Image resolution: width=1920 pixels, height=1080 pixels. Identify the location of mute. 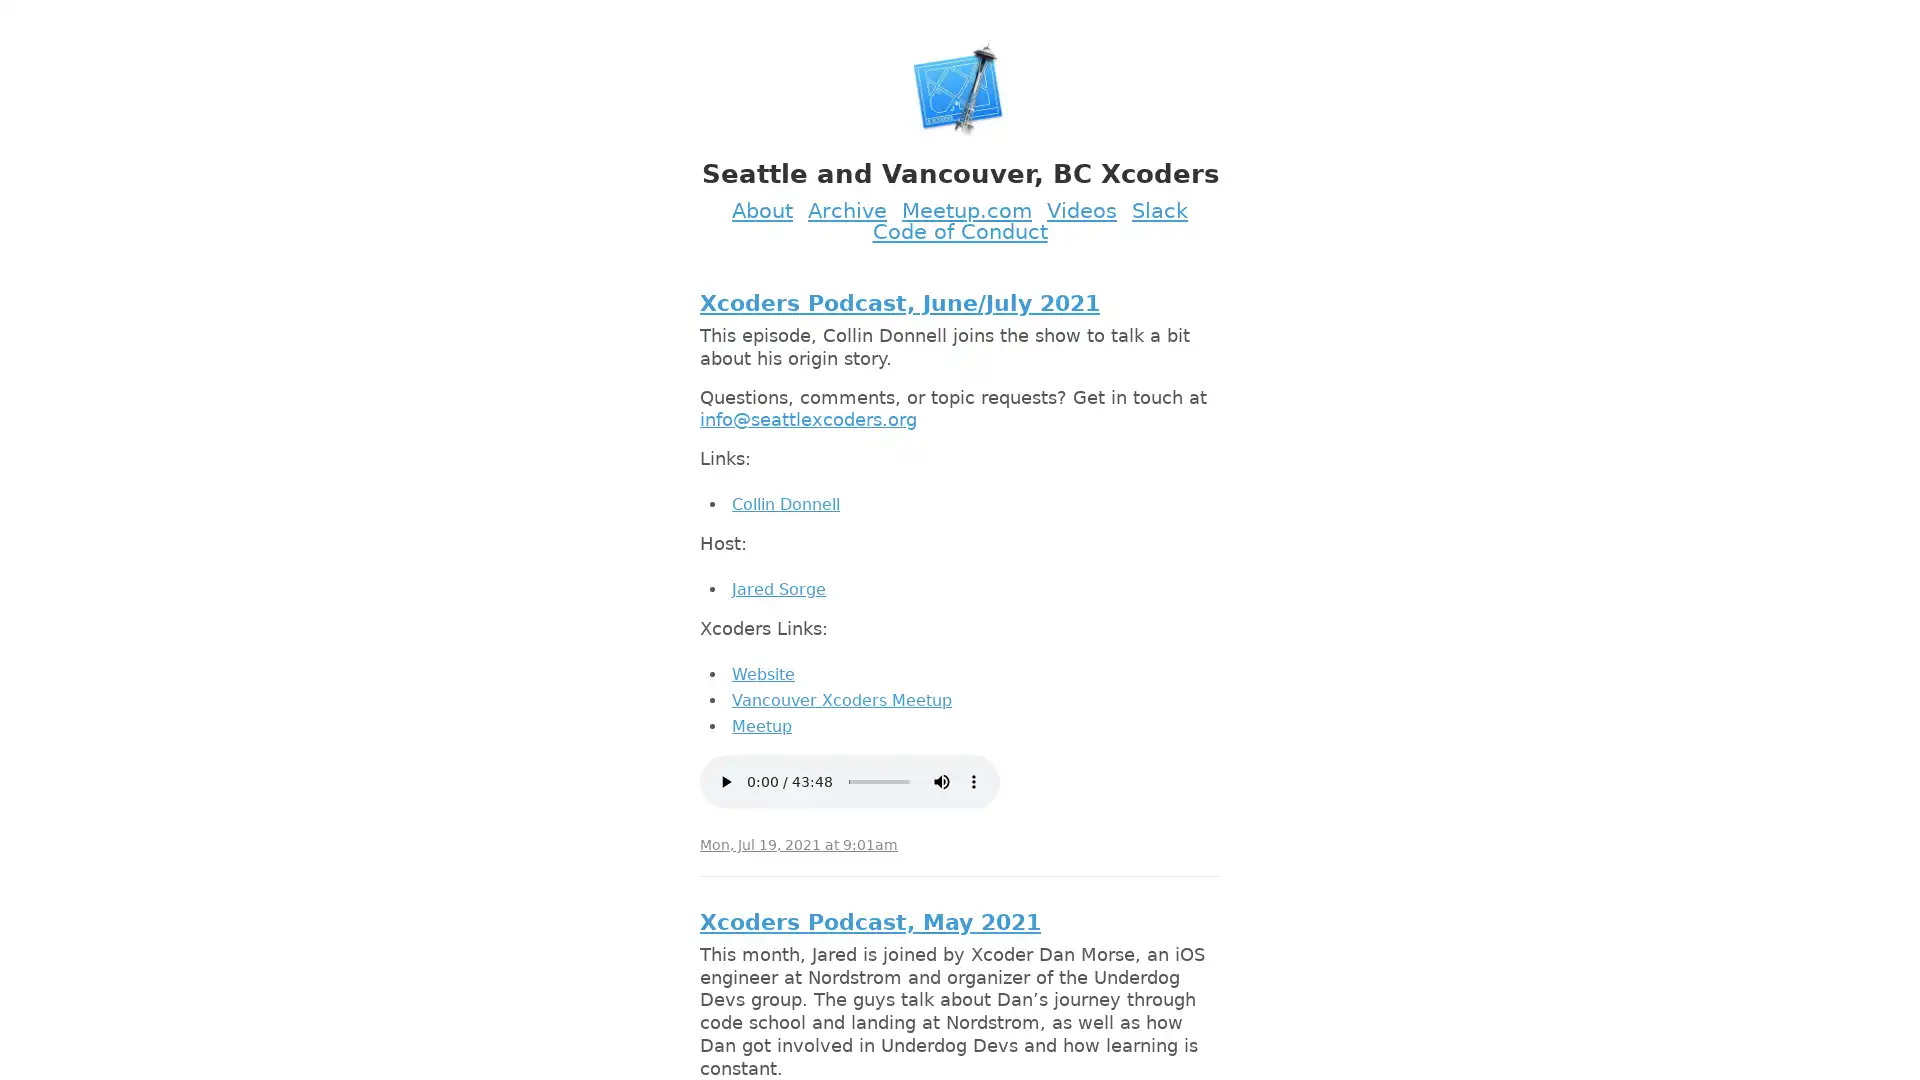
(940, 779).